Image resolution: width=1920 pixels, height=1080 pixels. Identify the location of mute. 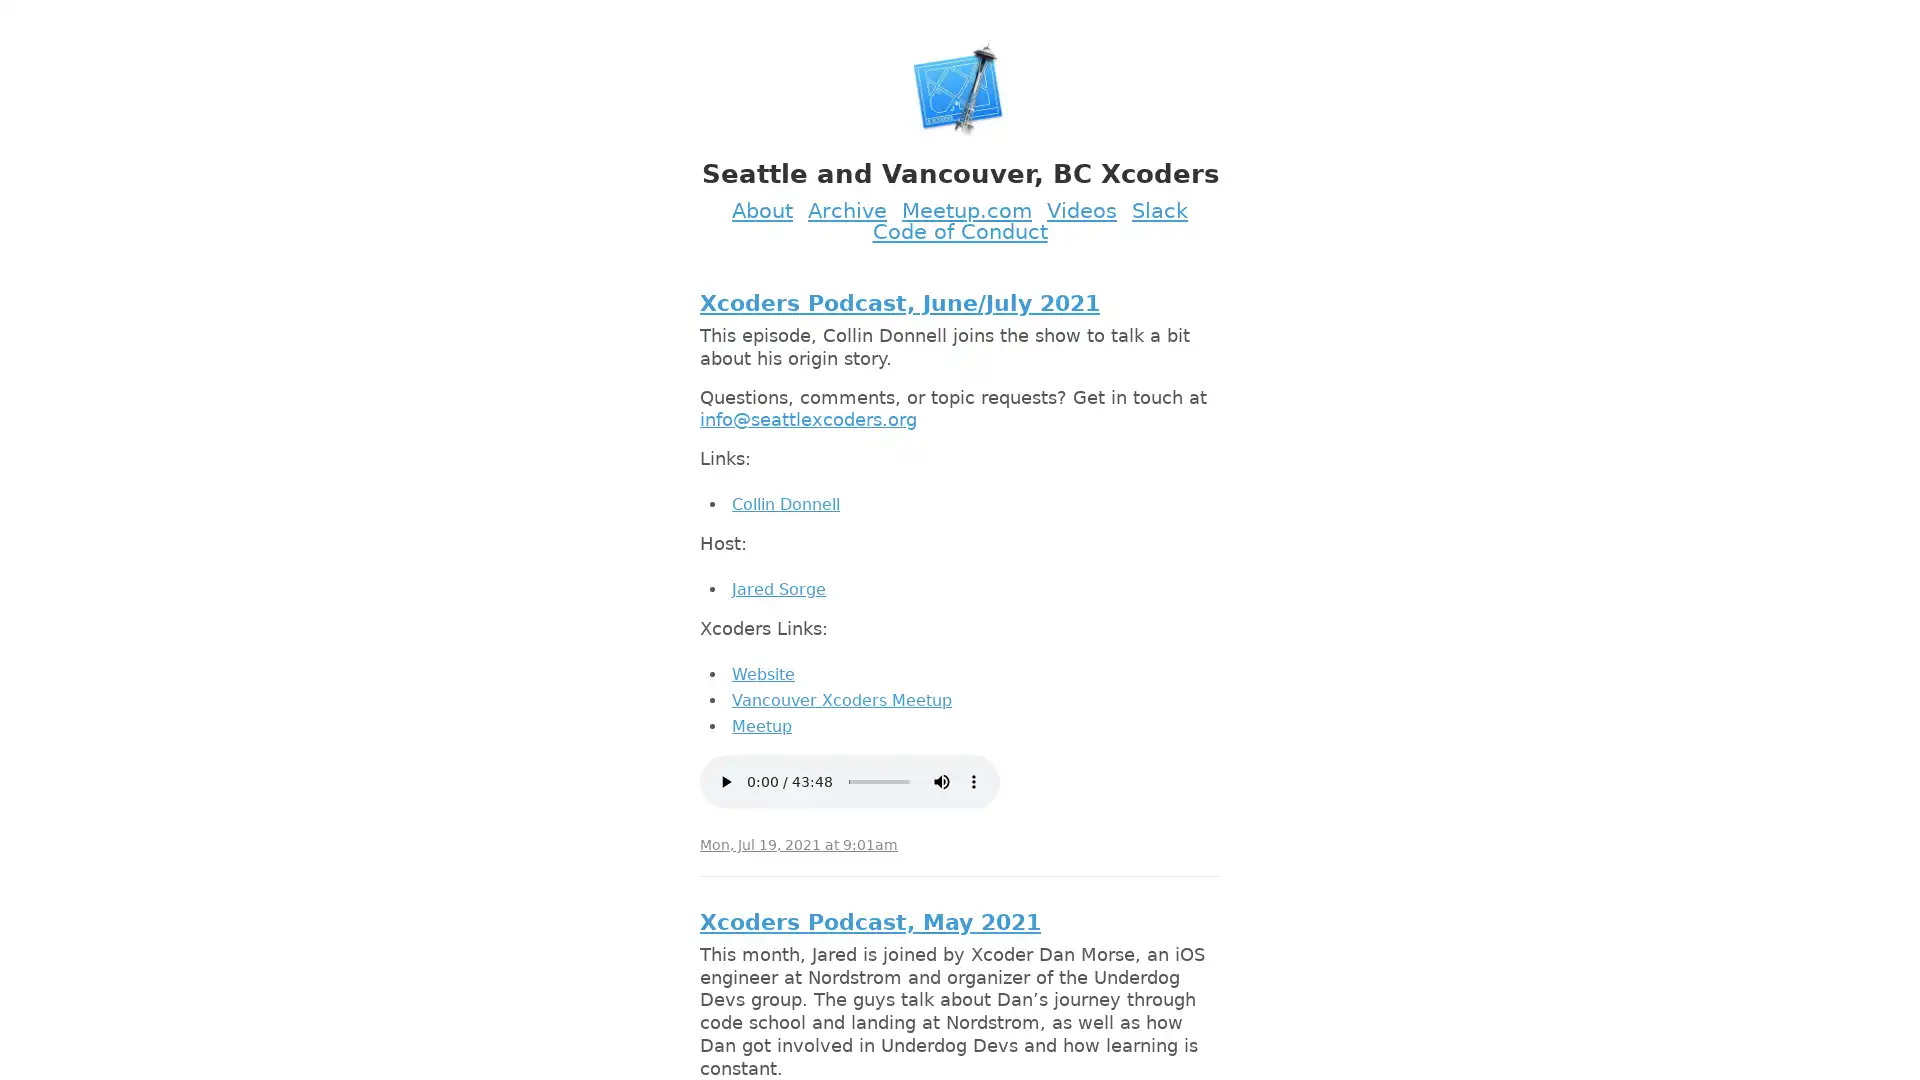
(940, 779).